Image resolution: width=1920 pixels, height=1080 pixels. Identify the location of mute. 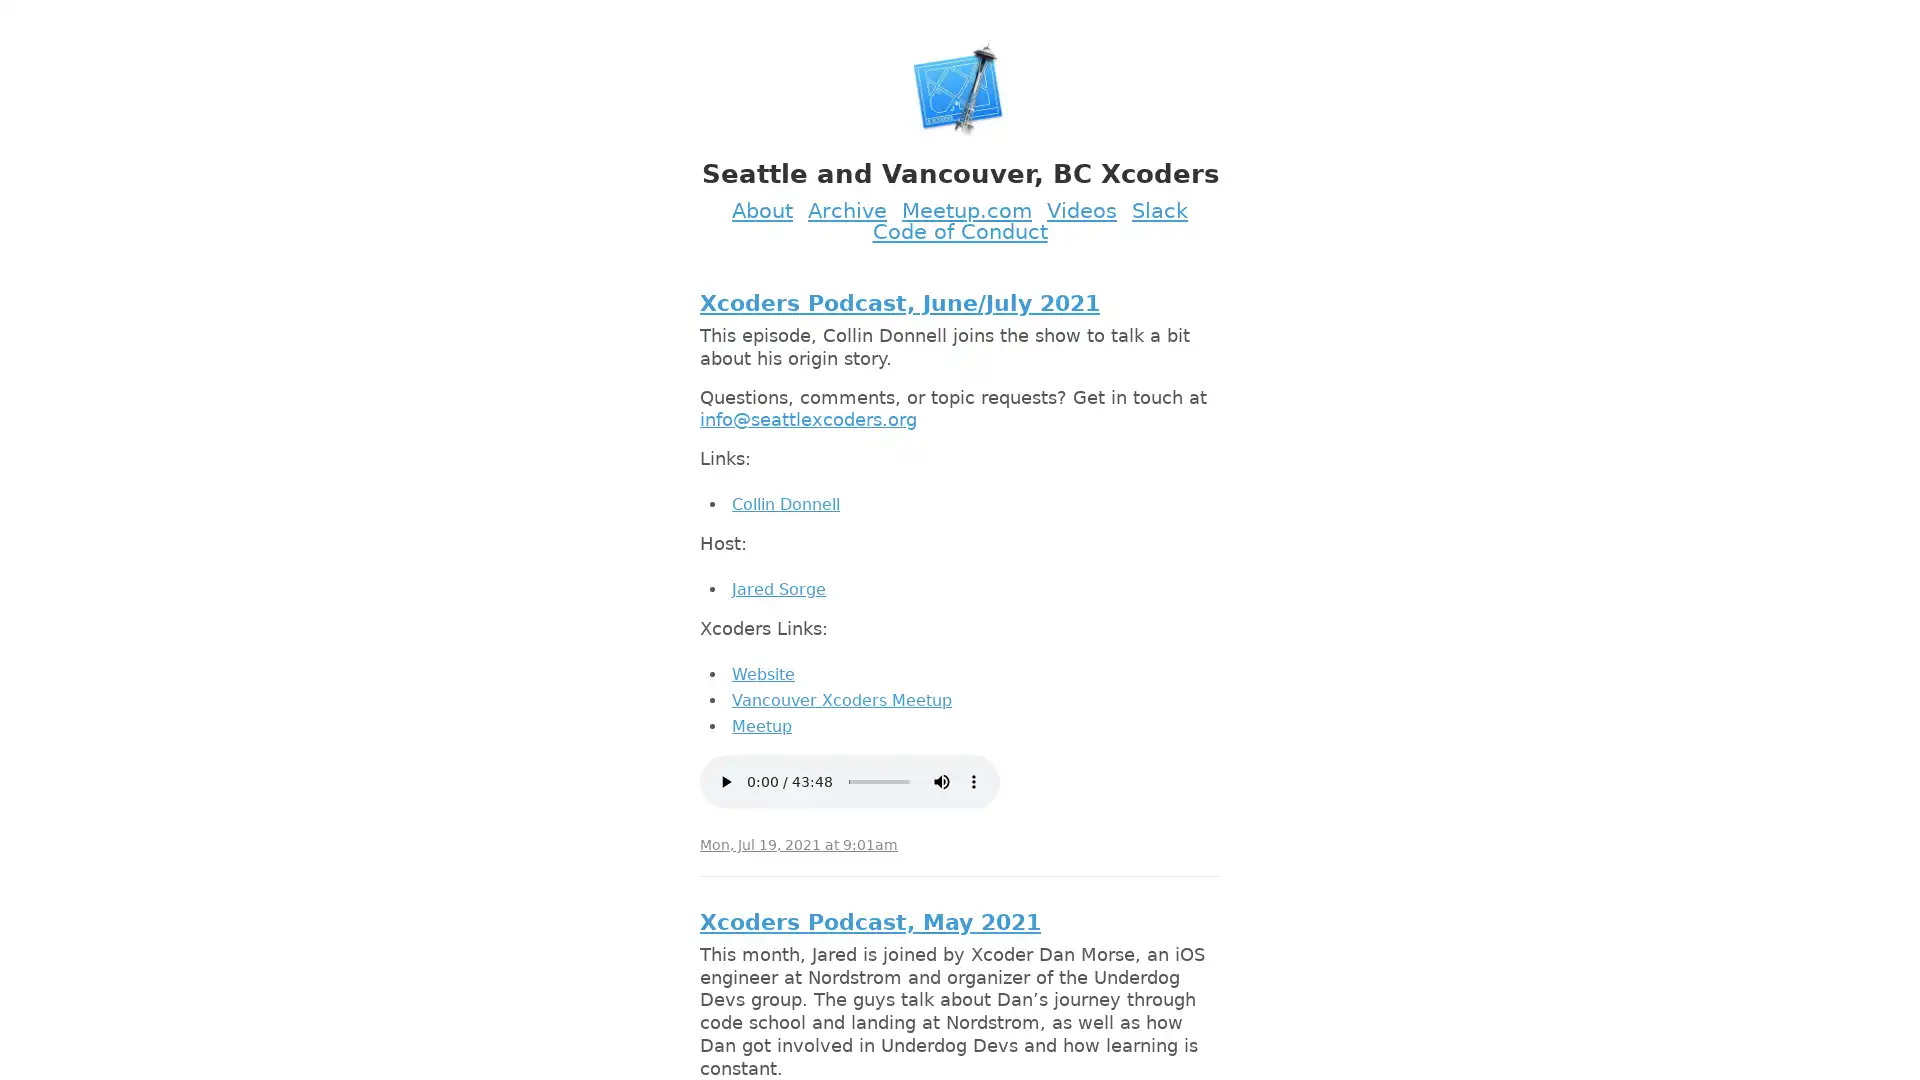
(940, 779).